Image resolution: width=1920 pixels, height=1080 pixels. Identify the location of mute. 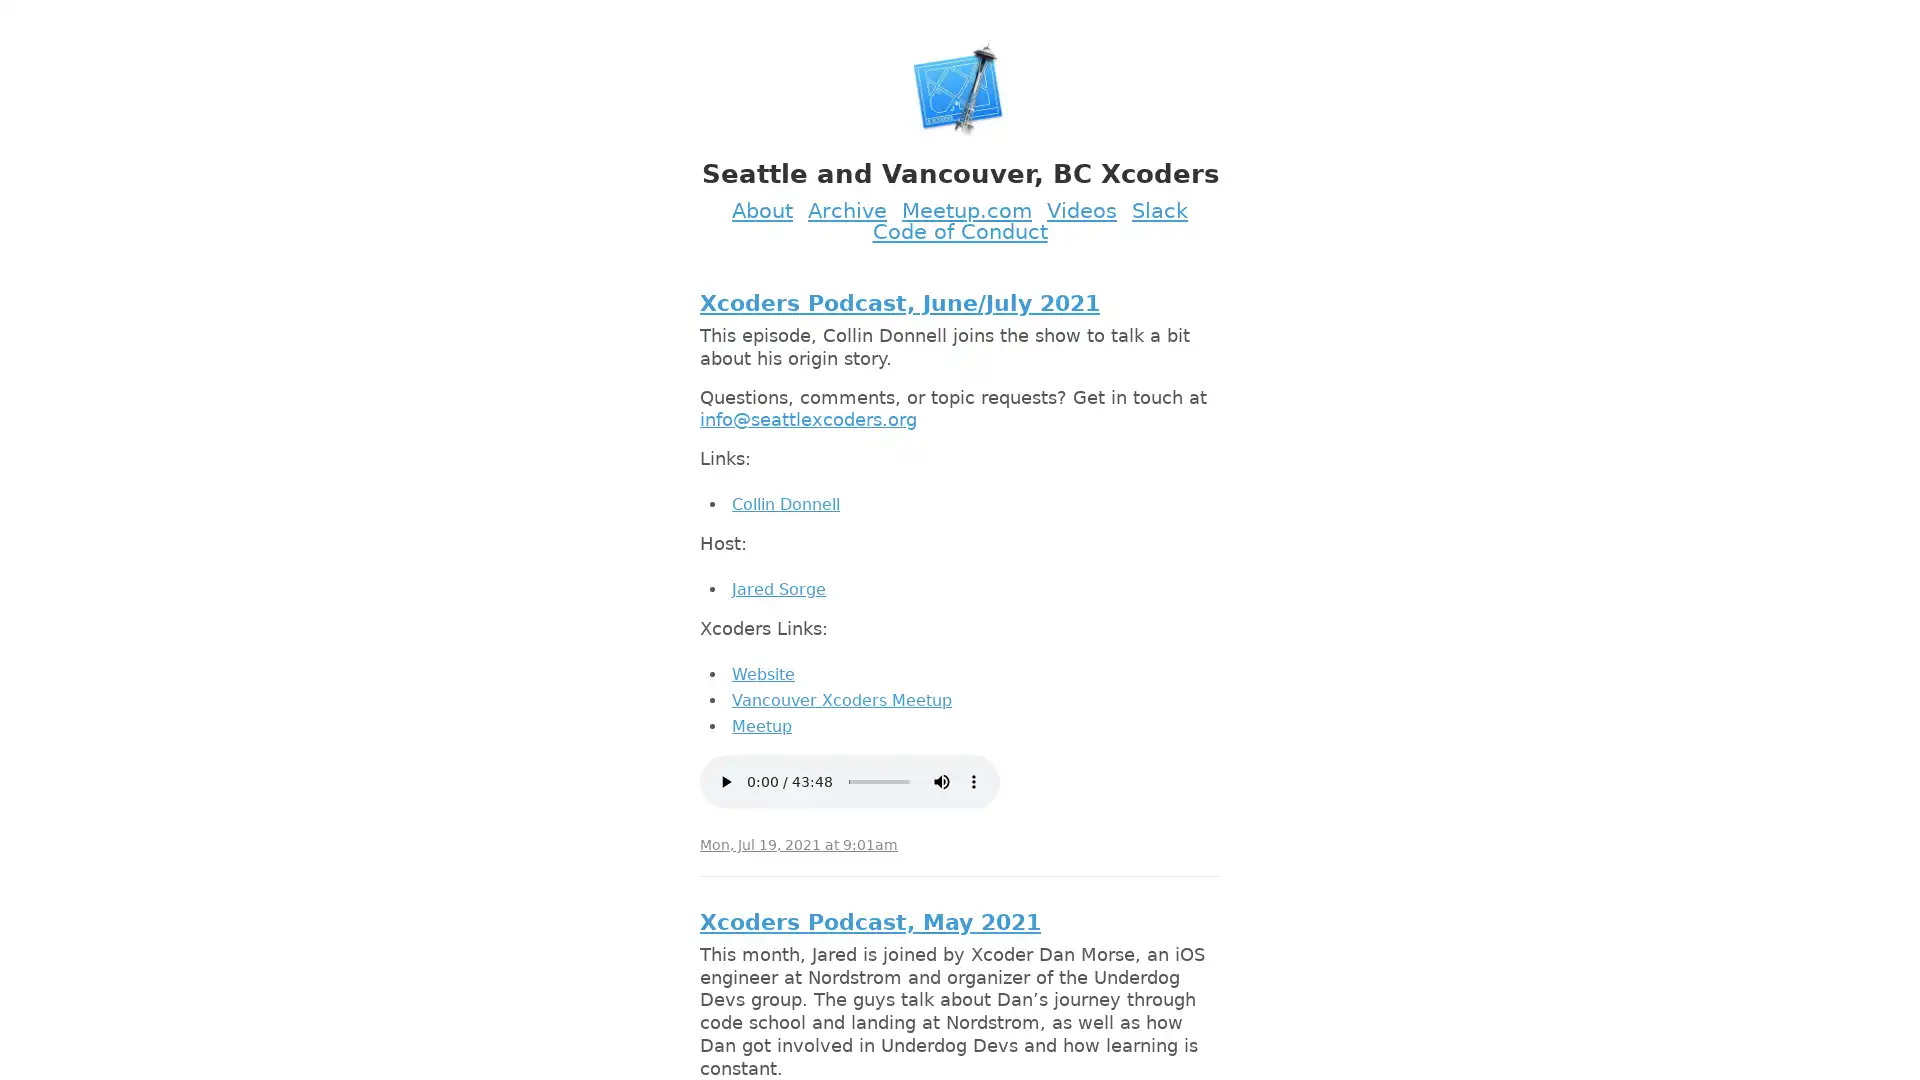
(940, 779).